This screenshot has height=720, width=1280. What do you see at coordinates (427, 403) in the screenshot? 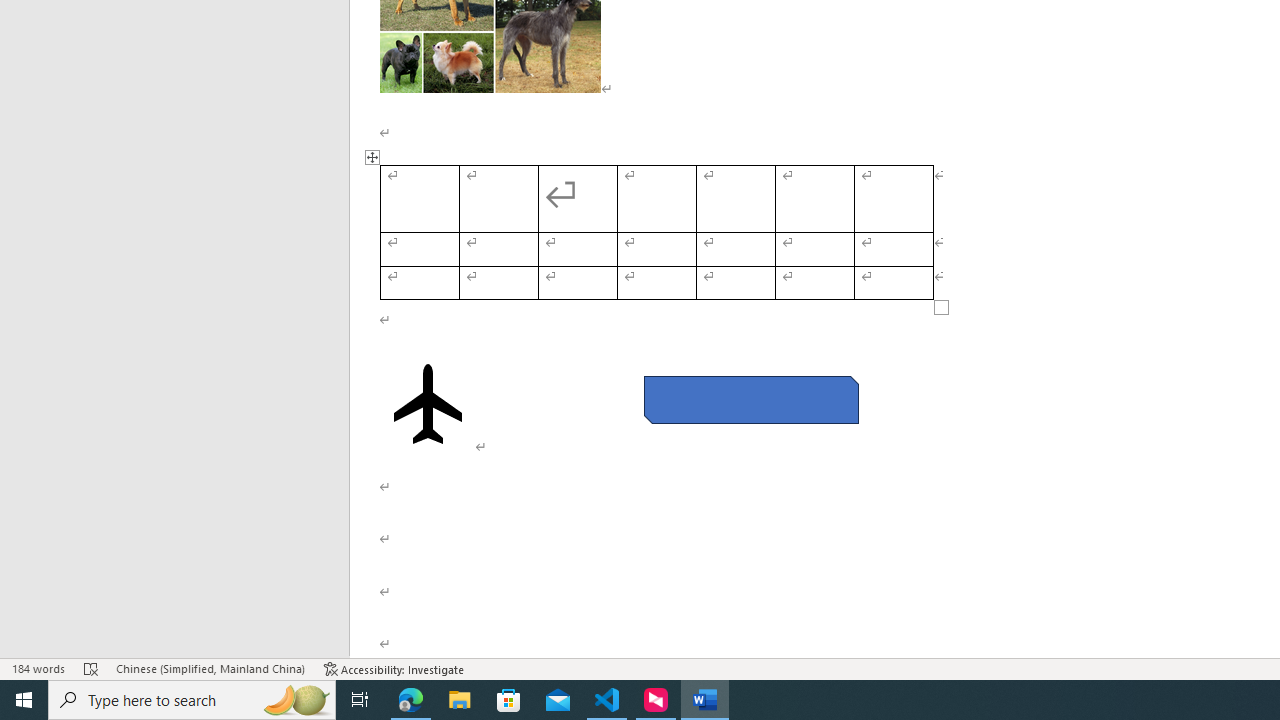
I see `'Airplane with solid fill'` at bounding box center [427, 403].